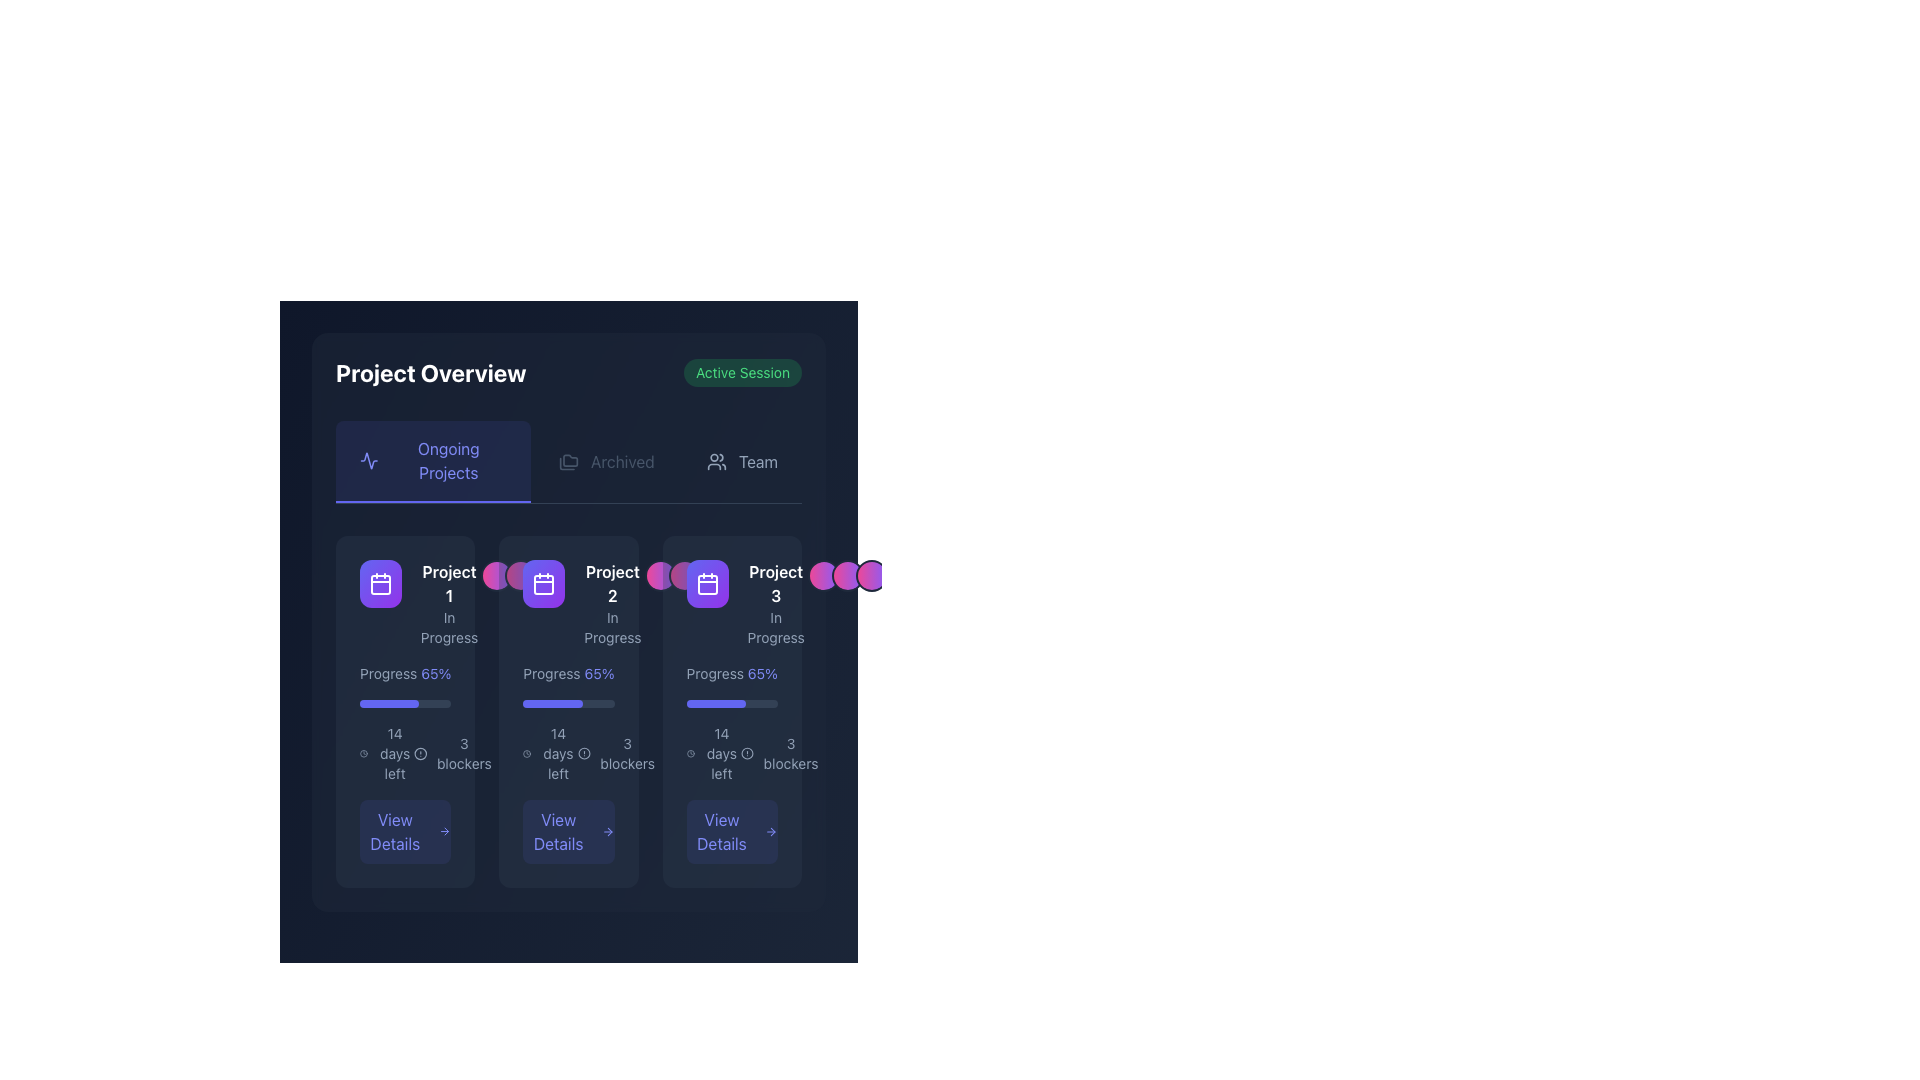 Image resolution: width=1920 pixels, height=1080 pixels. I want to click on the navigation button that redirects to the 'Team' section, located as the third button from the left in the top horizontal navigation bar, so click(741, 462).